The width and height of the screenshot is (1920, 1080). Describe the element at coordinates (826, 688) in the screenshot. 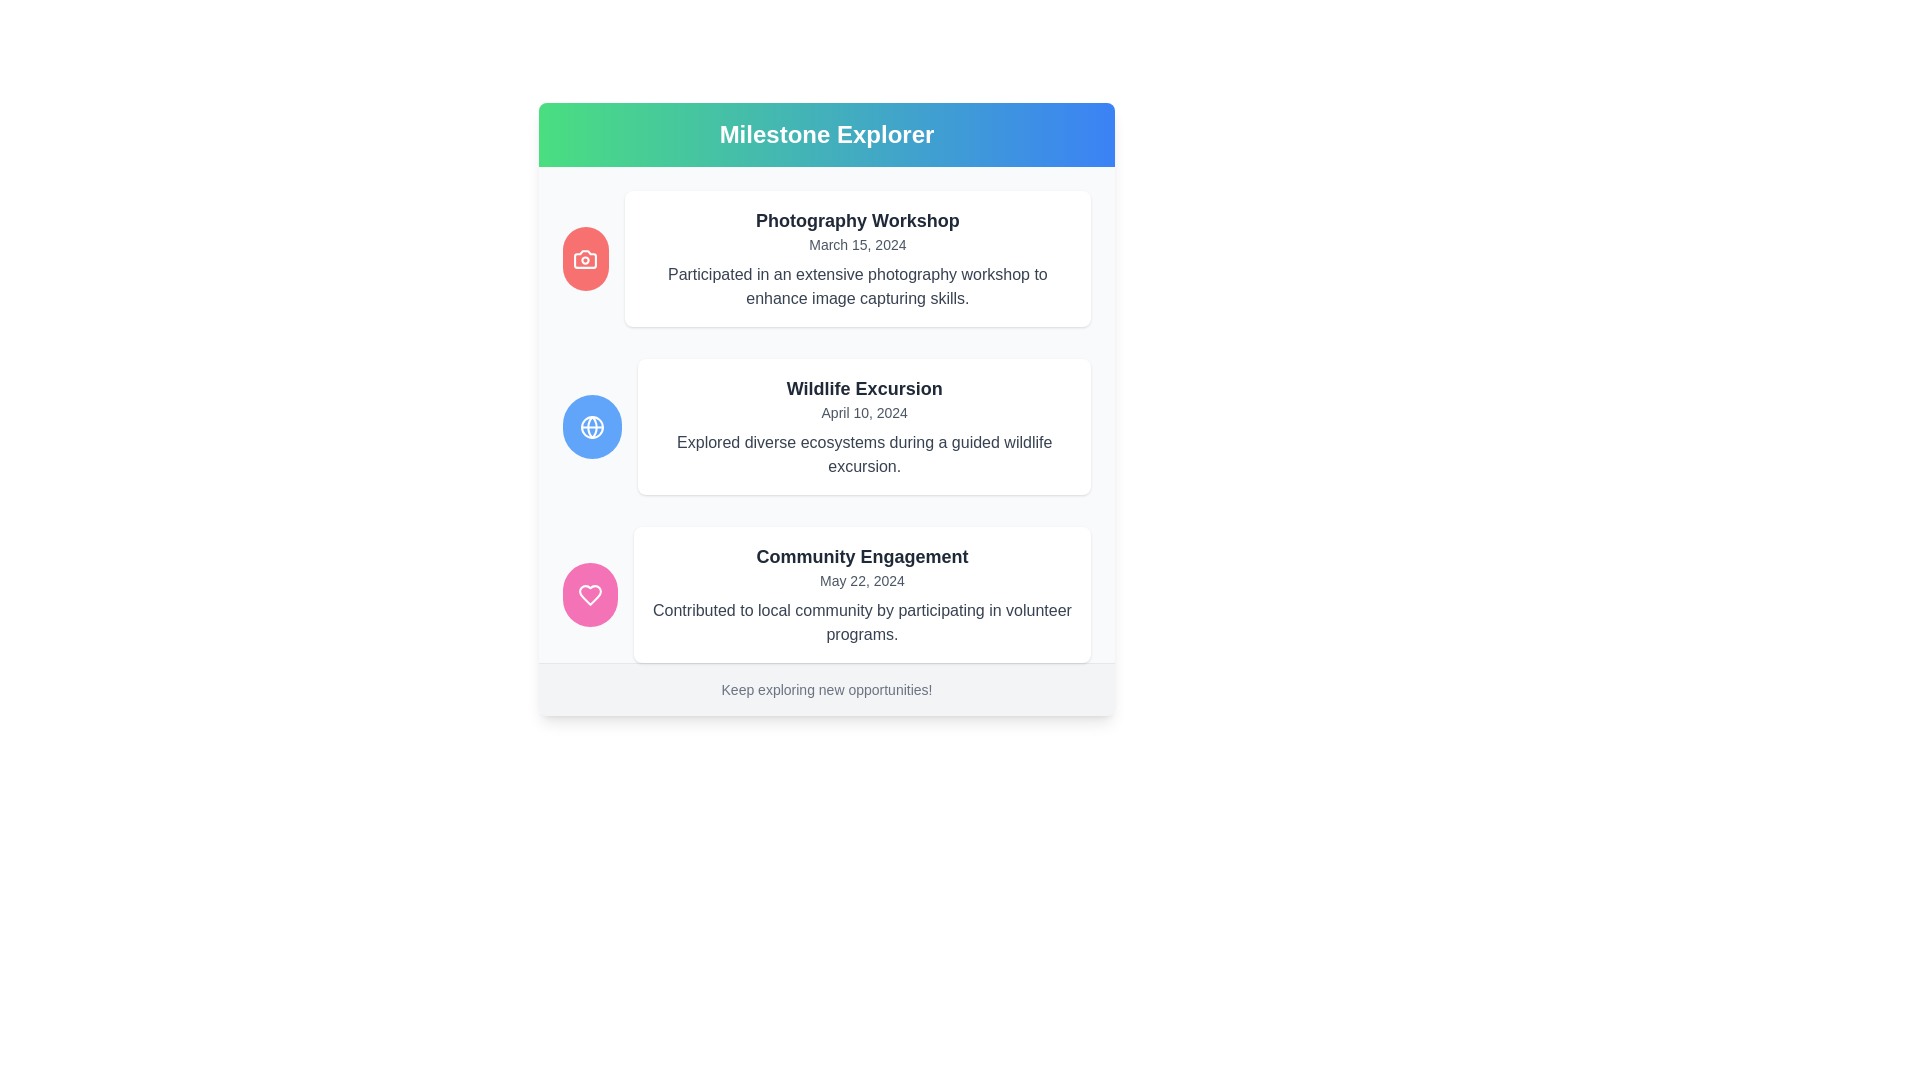

I see `the Text Label that displays a motivational message, located at the bottom of the main information card, just below the listed events` at that location.